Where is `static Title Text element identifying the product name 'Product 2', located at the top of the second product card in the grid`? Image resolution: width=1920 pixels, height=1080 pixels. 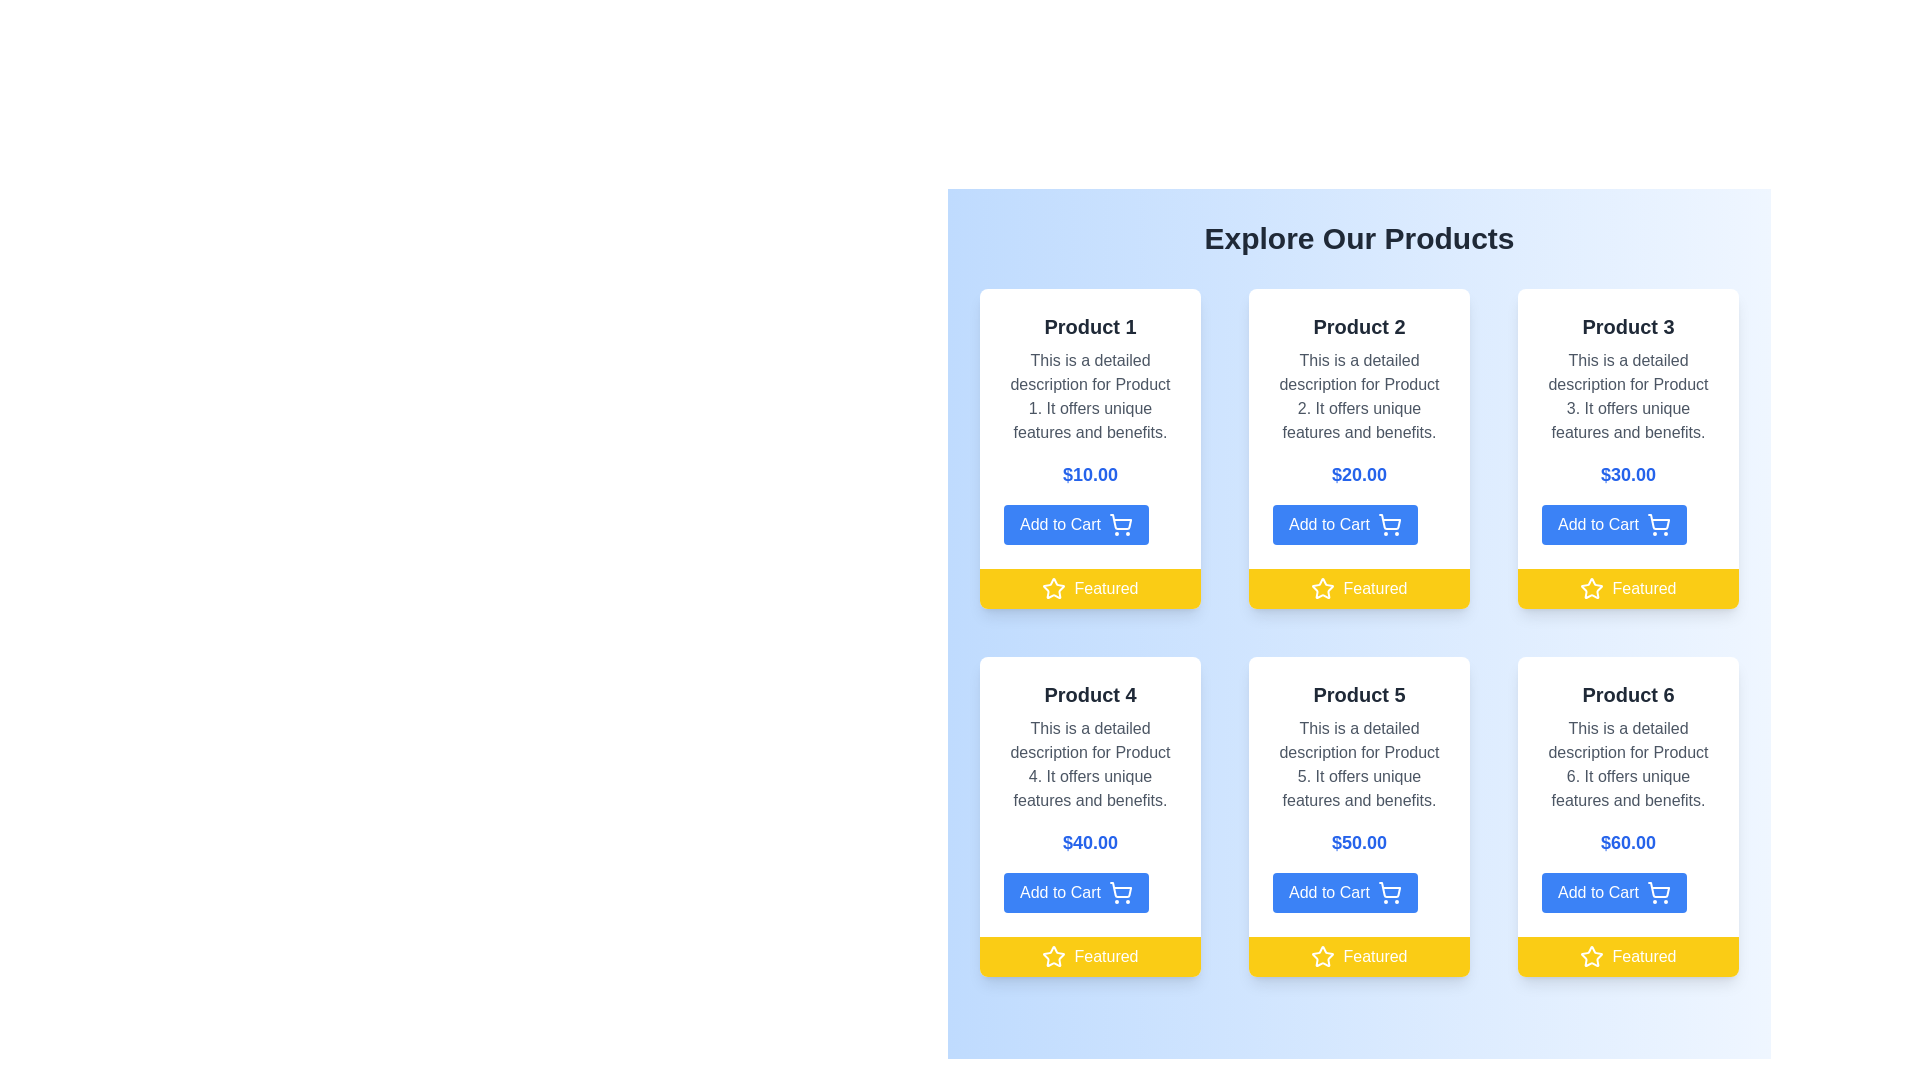
static Title Text element identifying the product name 'Product 2', located at the top of the second product card in the grid is located at coordinates (1359, 326).